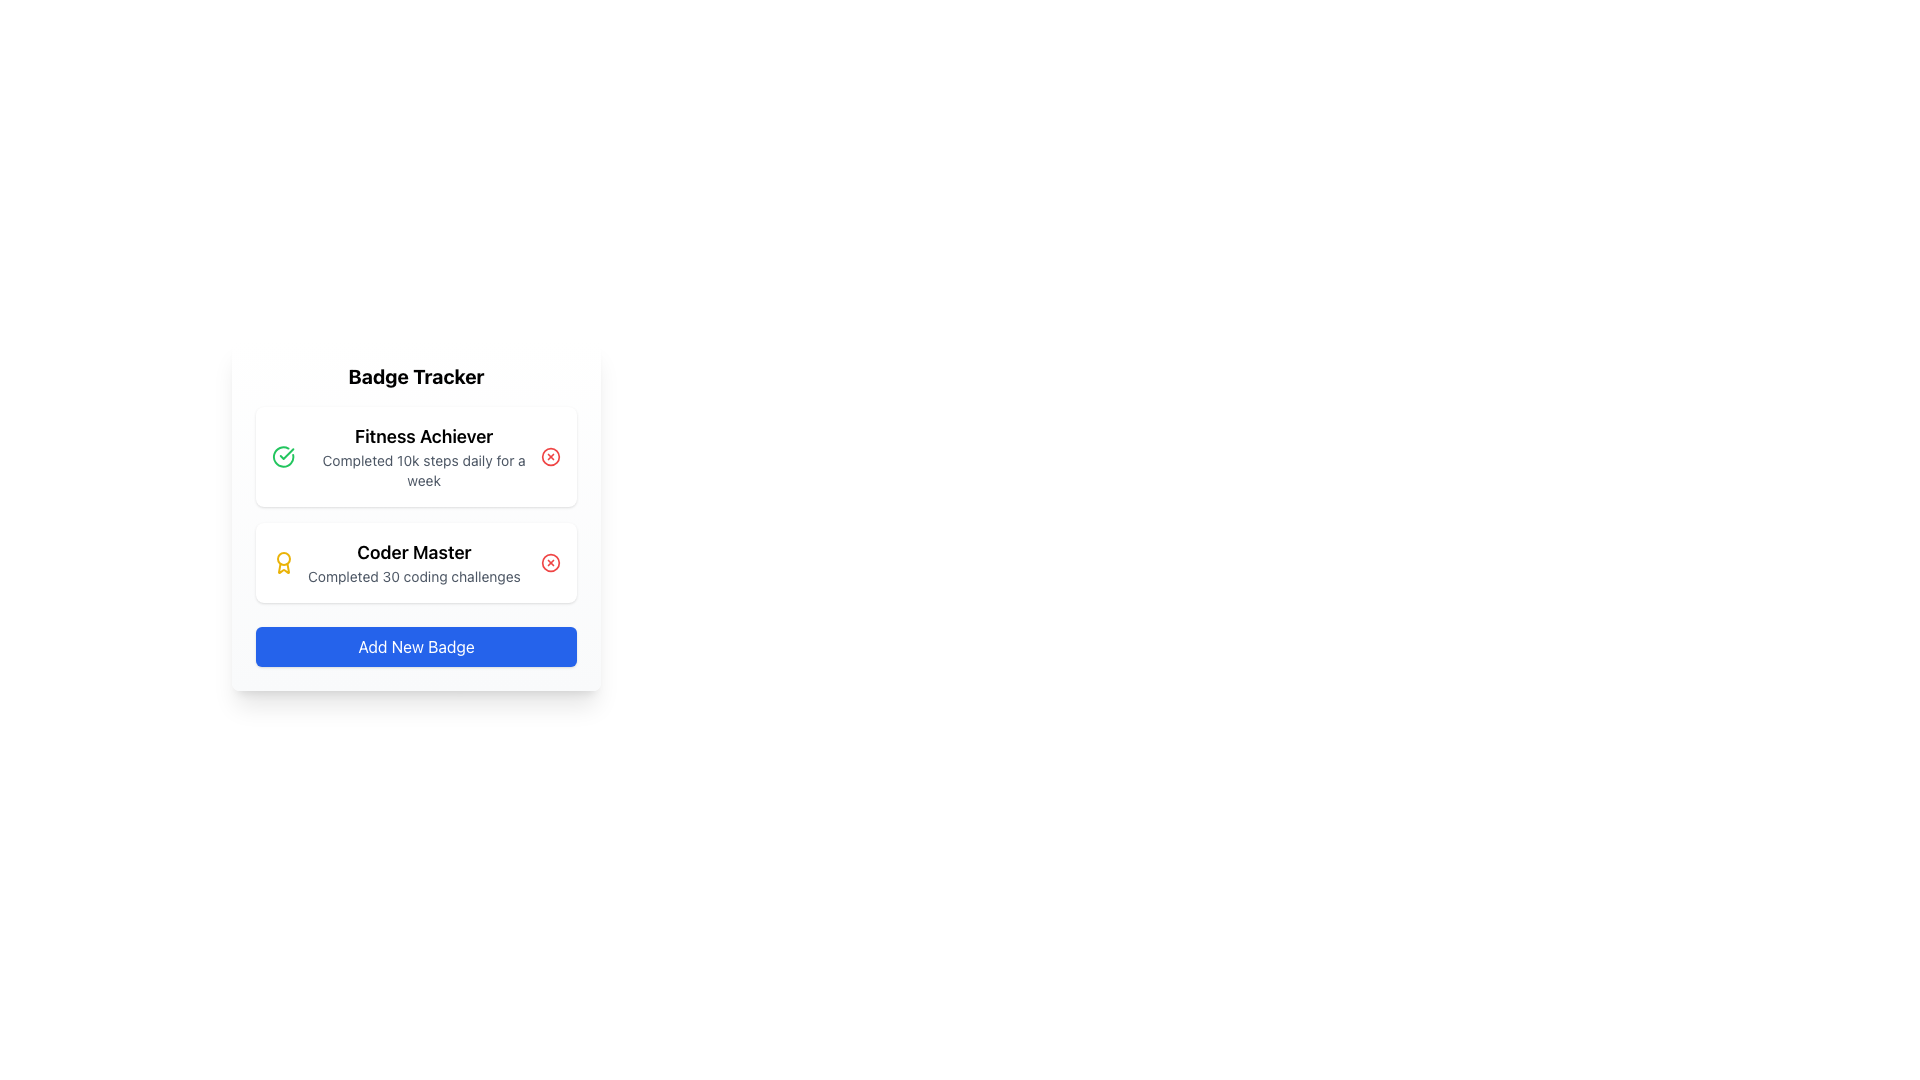  I want to click on the completion icon next to the text 'Fitness Achiever' to signify success in the badge tracker, so click(282, 456).